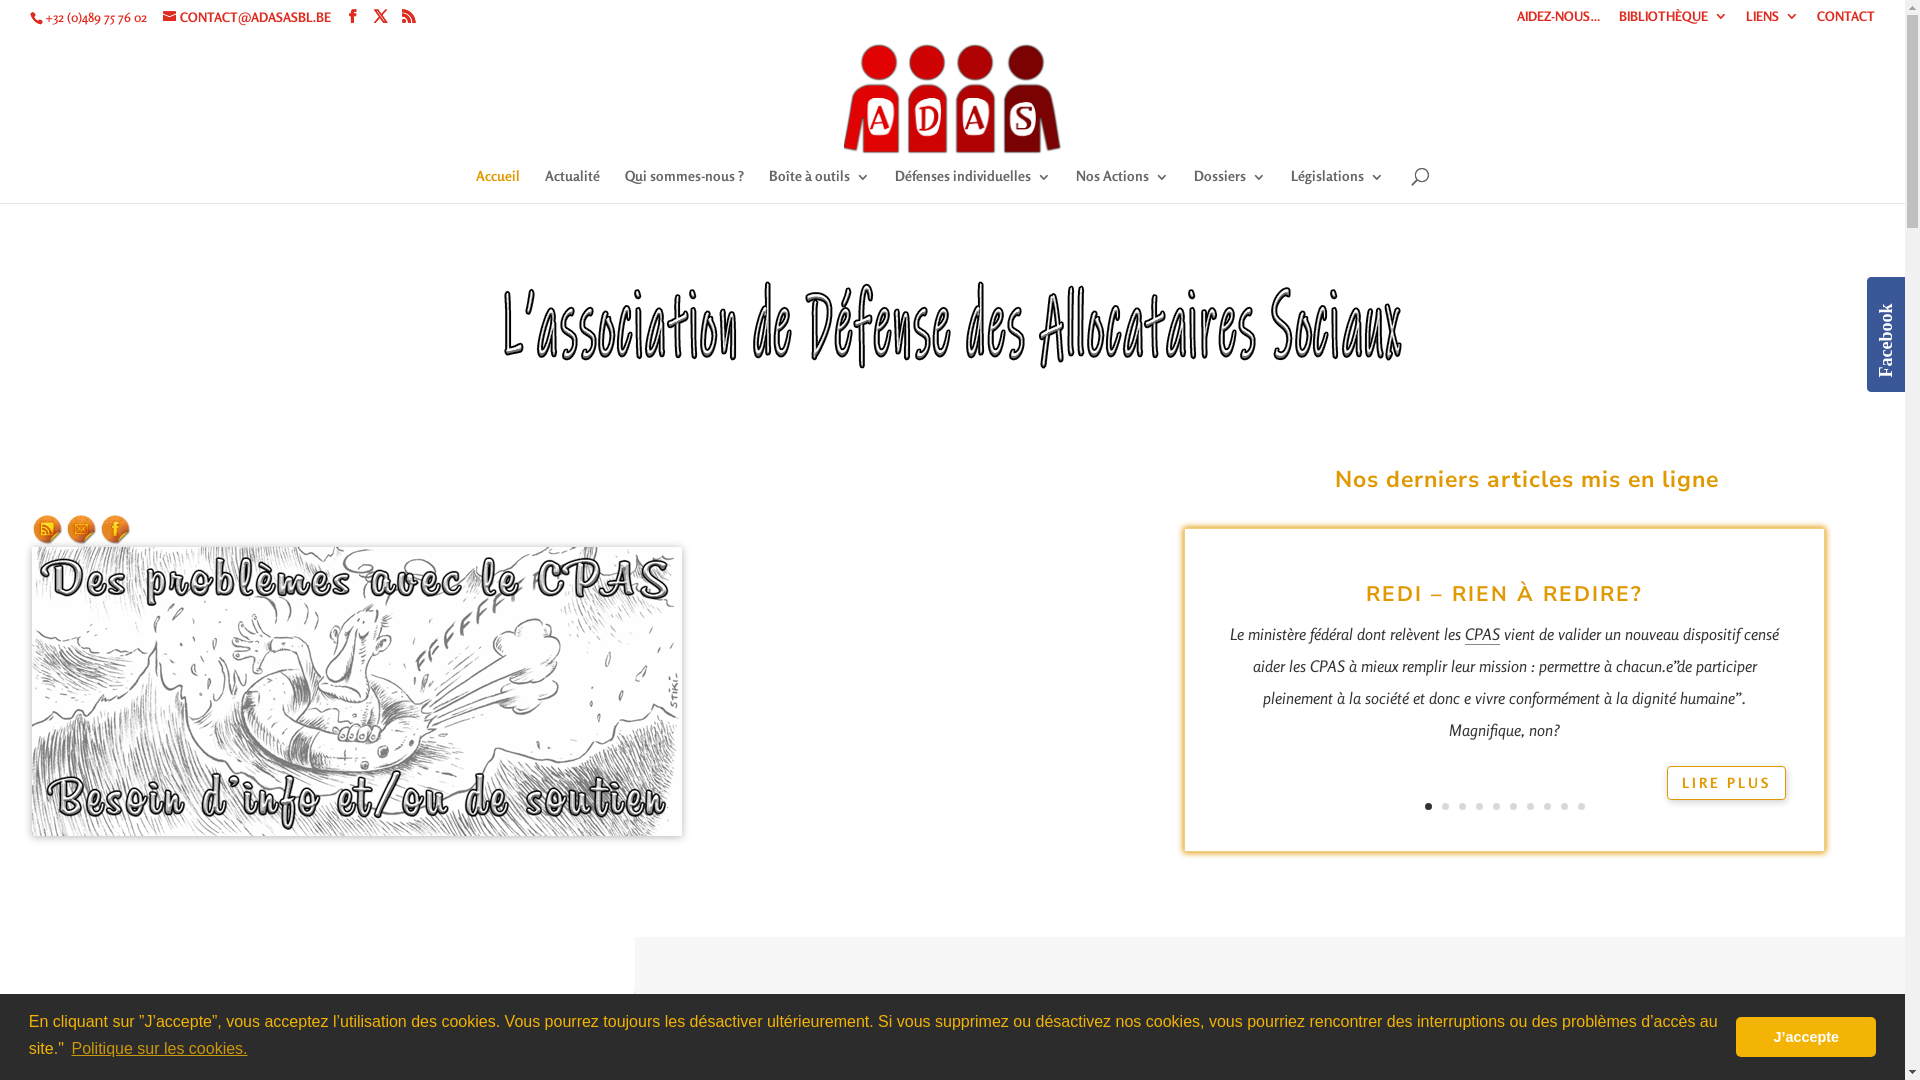  Describe the element at coordinates (1772, 21) in the screenshot. I see `'LIENS'` at that location.